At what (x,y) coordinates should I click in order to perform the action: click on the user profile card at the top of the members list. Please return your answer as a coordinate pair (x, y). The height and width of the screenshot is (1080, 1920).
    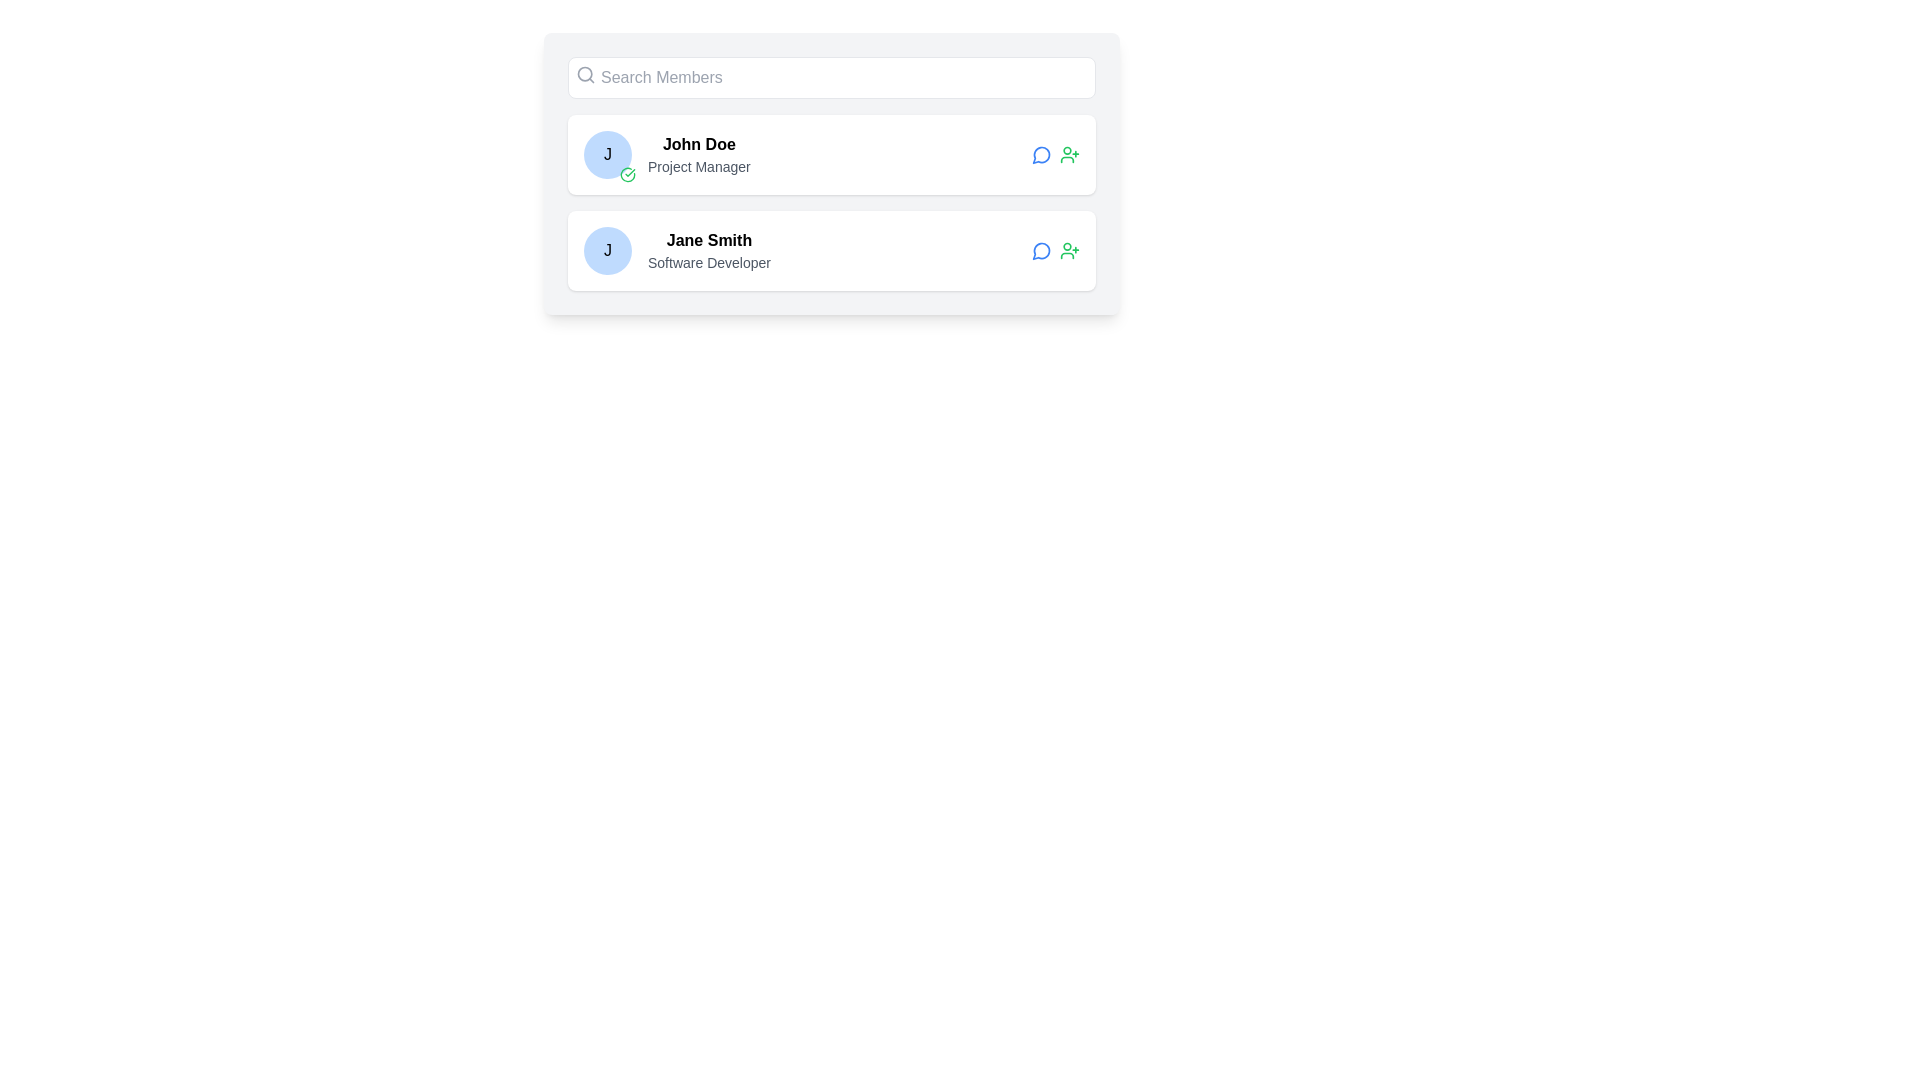
    Looking at the image, I should click on (831, 172).